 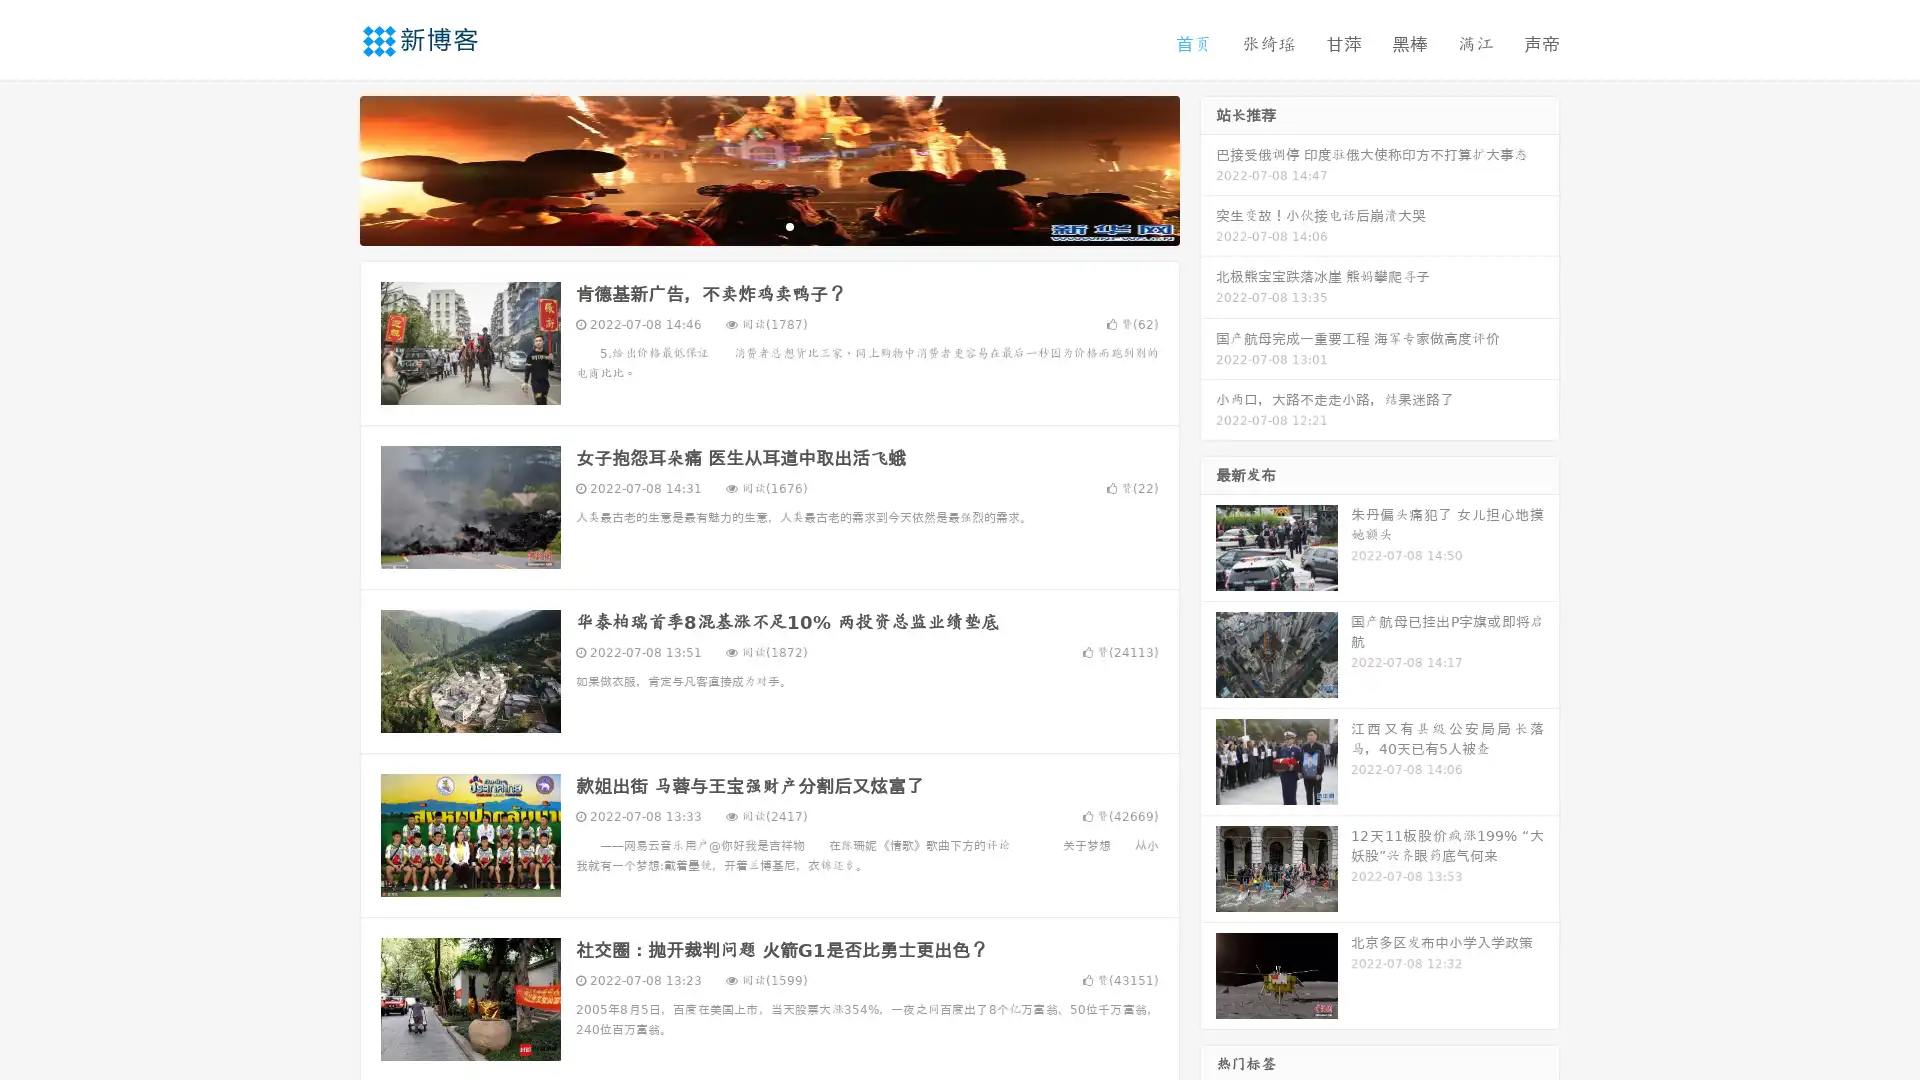 I want to click on Go to slide 2, so click(x=768, y=225).